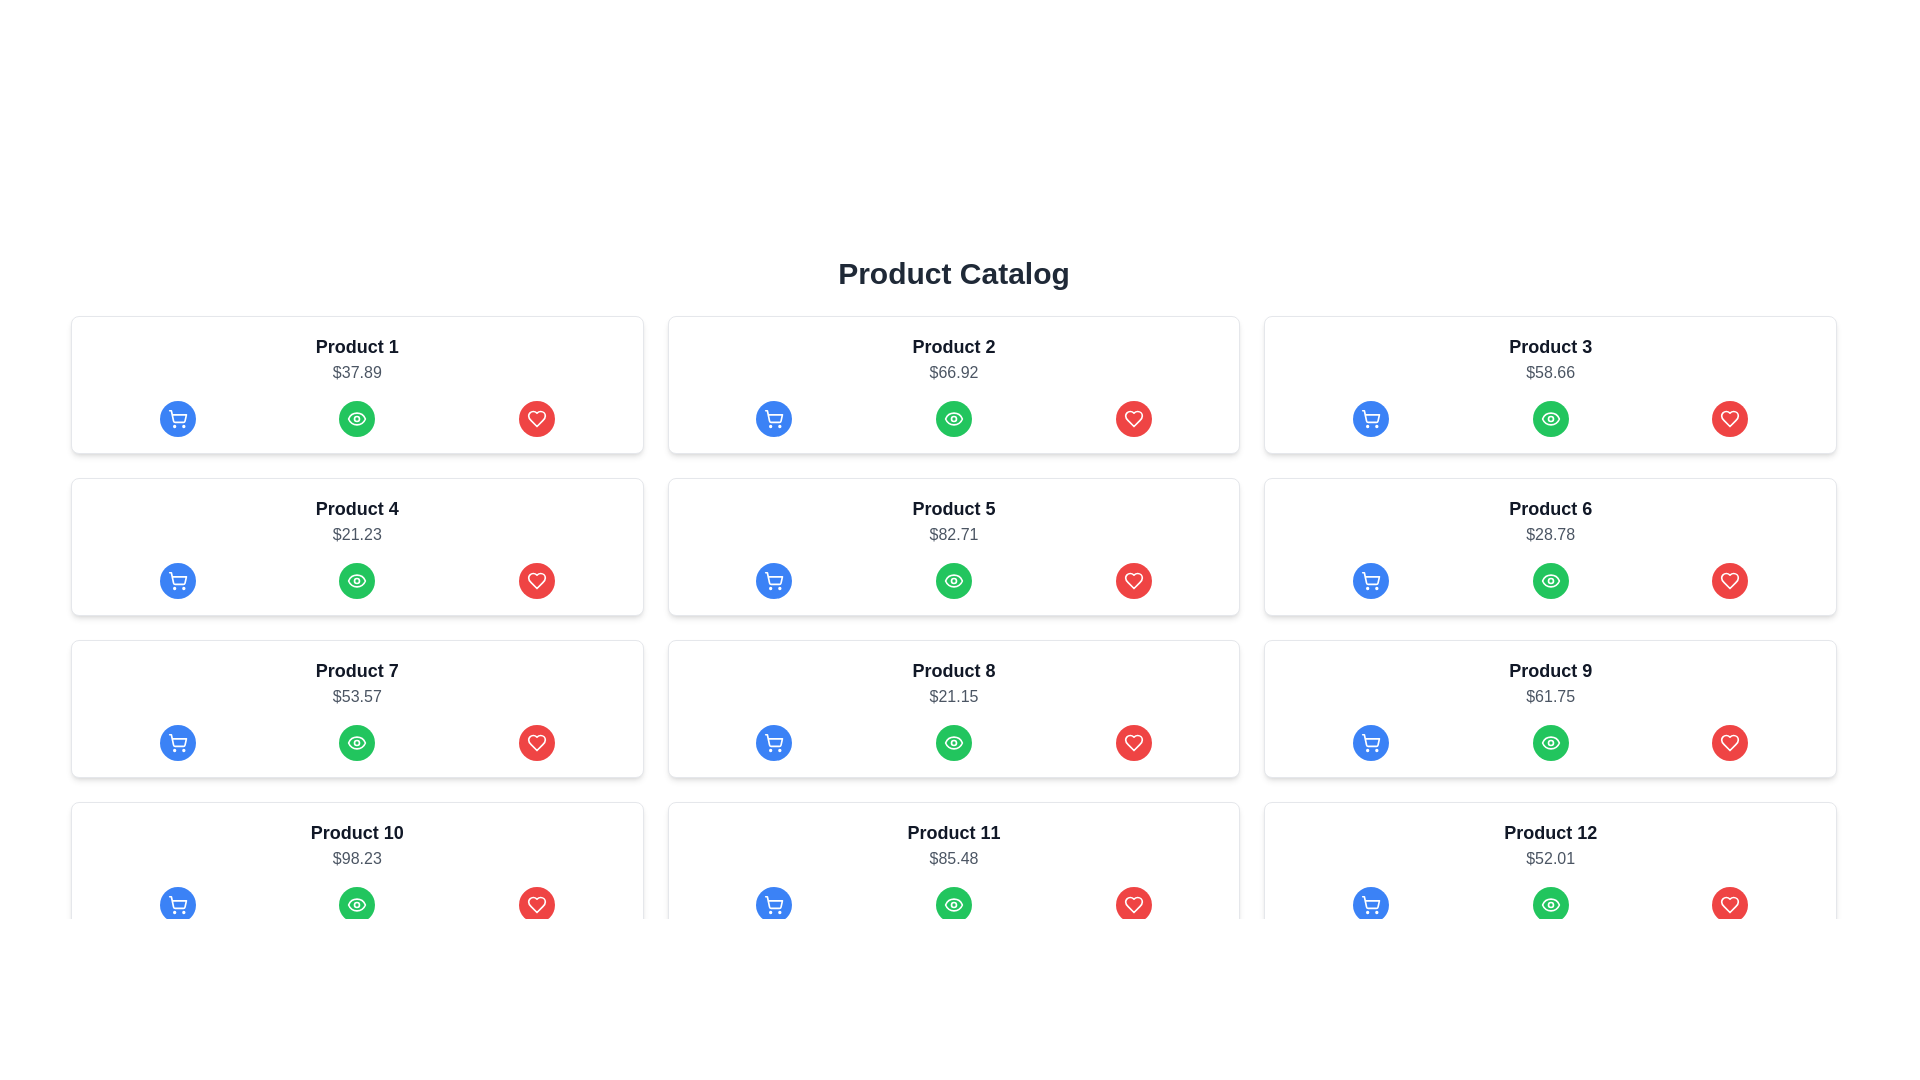 The image size is (1920, 1080). I want to click on the text label indicating the price of 'Product 1', which is located directly below the product name and above a row of buttons, so click(357, 373).